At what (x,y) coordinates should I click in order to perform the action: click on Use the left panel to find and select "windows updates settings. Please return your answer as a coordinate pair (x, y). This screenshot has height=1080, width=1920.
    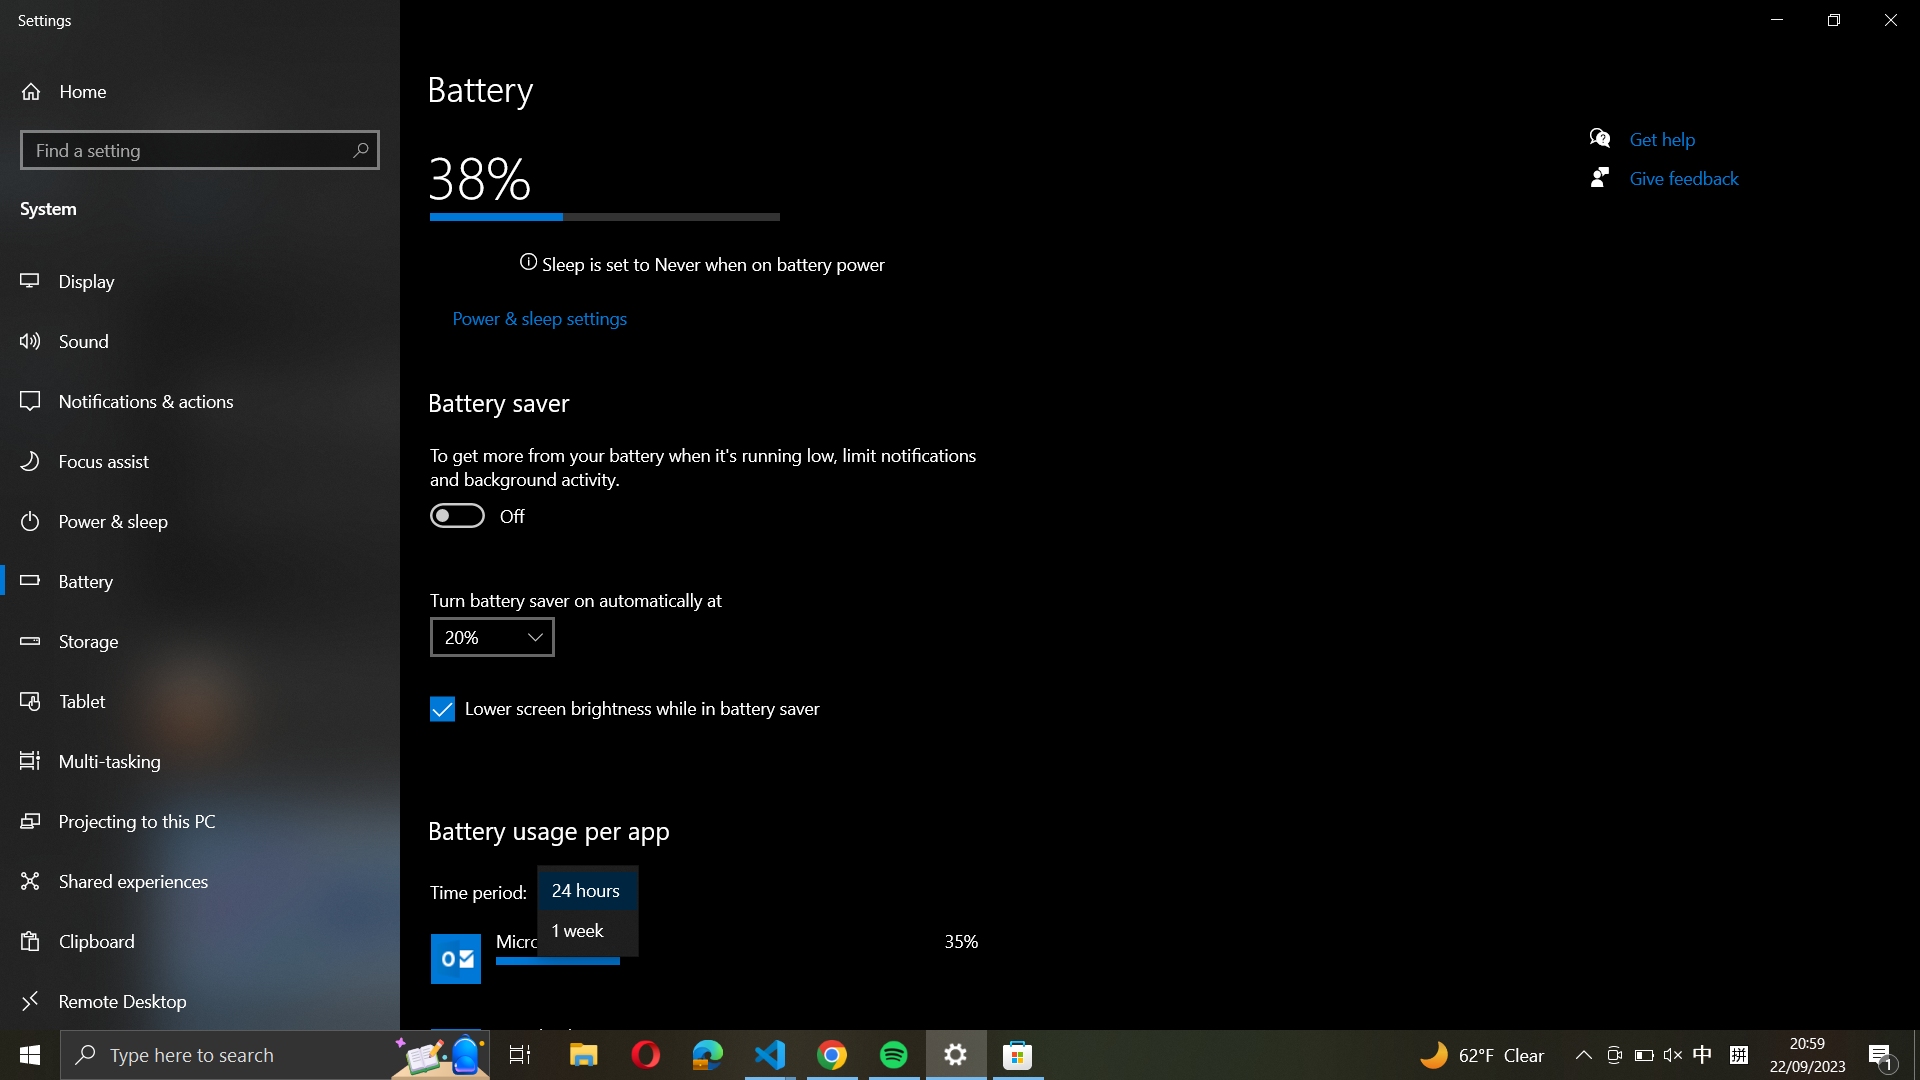
    Looking at the image, I should click on (200, 147).